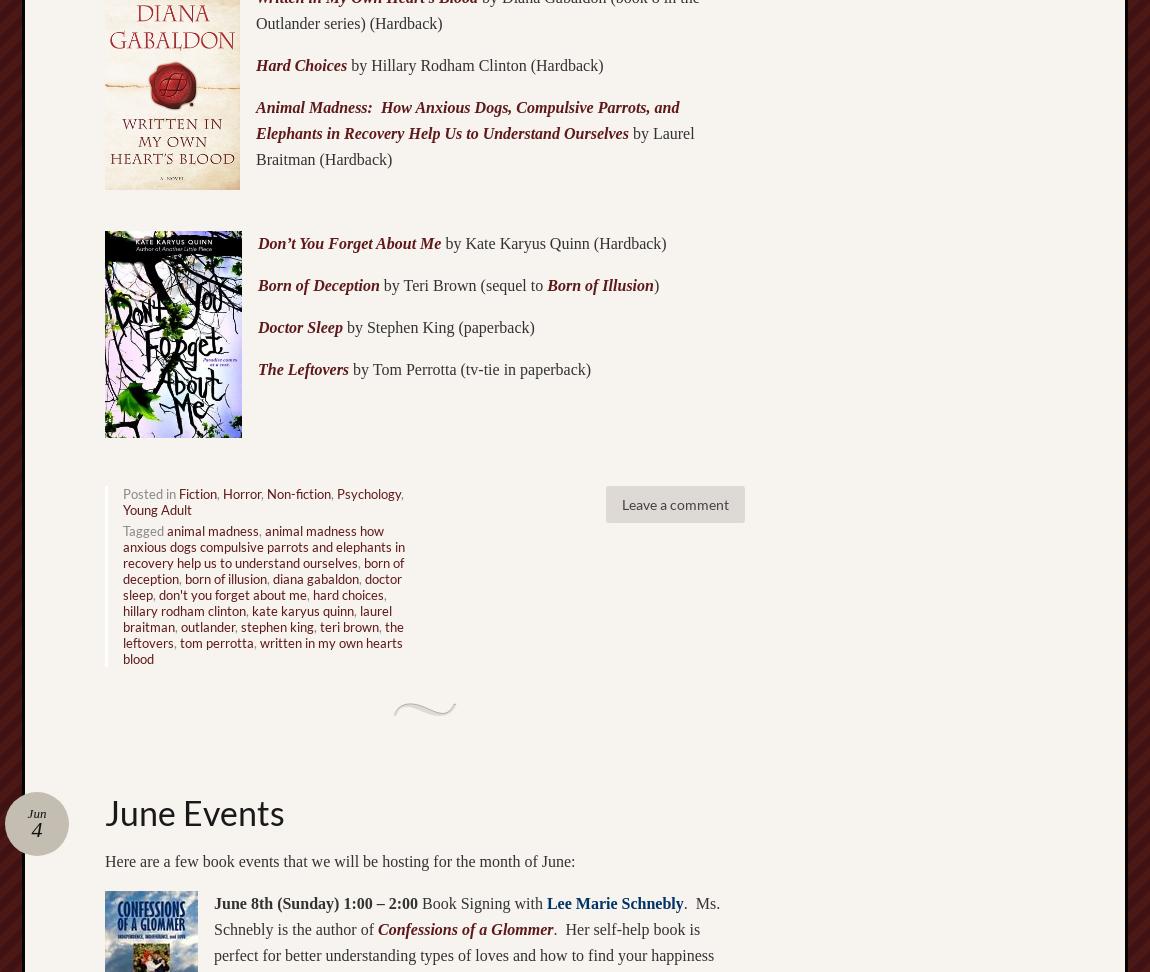 The width and height of the screenshot is (1150, 972). What do you see at coordinates (262, 649) in the screenshot?
I see `'written in my own hearts blood'` at bounding box center [262, 649].